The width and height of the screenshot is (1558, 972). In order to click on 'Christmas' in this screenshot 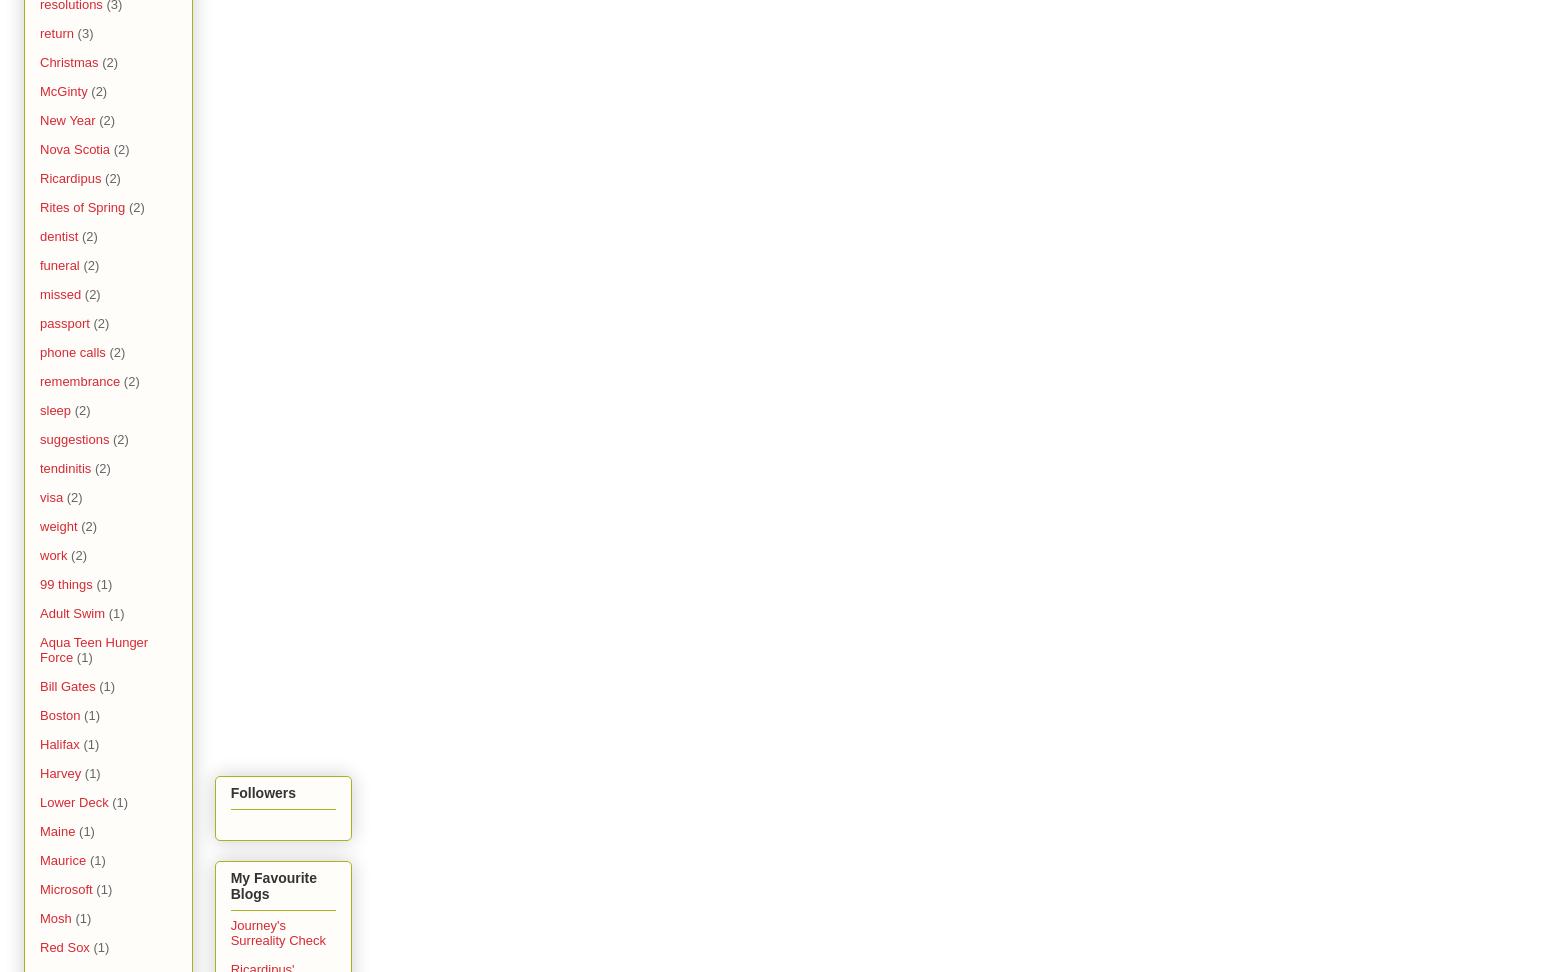, I will do `click(69, 61)`.